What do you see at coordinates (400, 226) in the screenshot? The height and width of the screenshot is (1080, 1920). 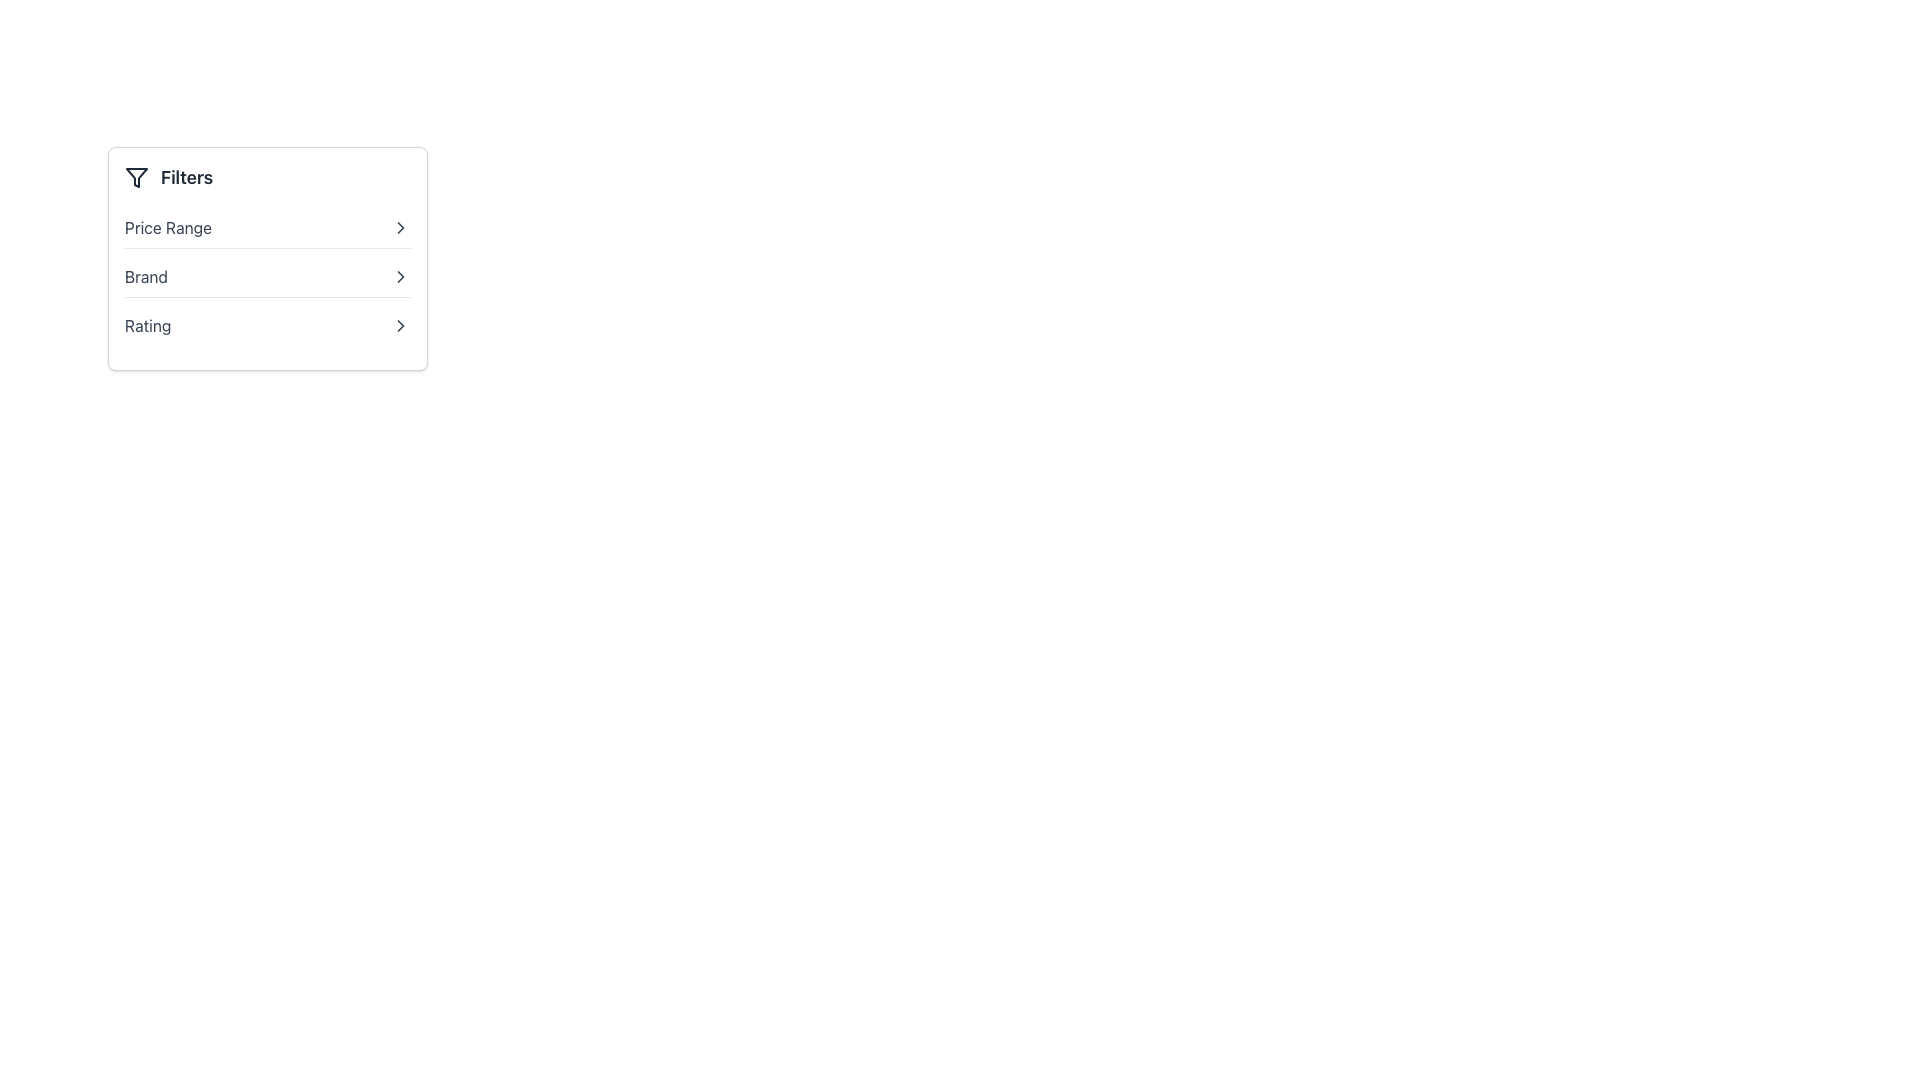 I see `the right-pointing chevron SVG icon located in the 'Price Range' row of the Filters modal` at bounding box center [400, 226].